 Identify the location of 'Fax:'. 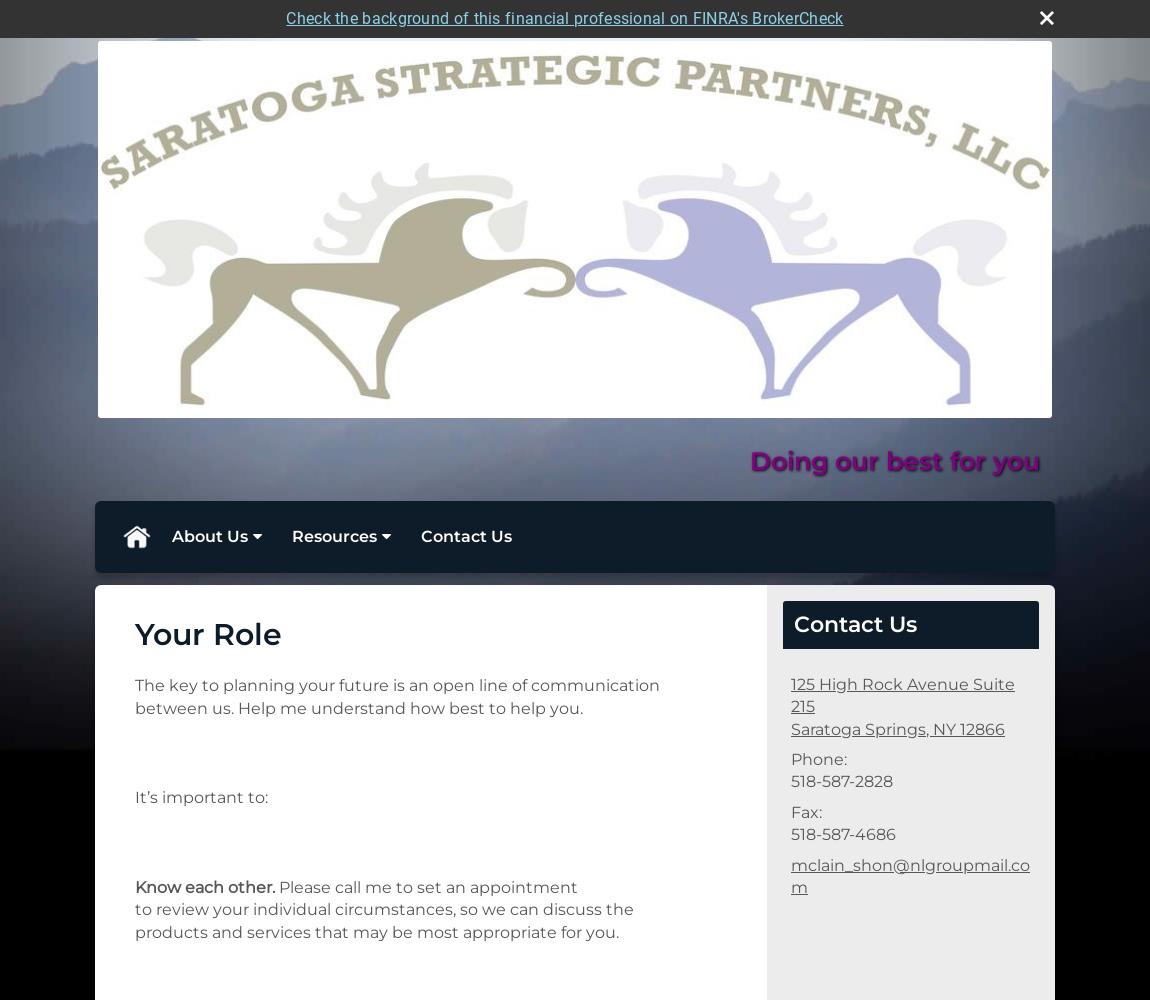
(805, 811).